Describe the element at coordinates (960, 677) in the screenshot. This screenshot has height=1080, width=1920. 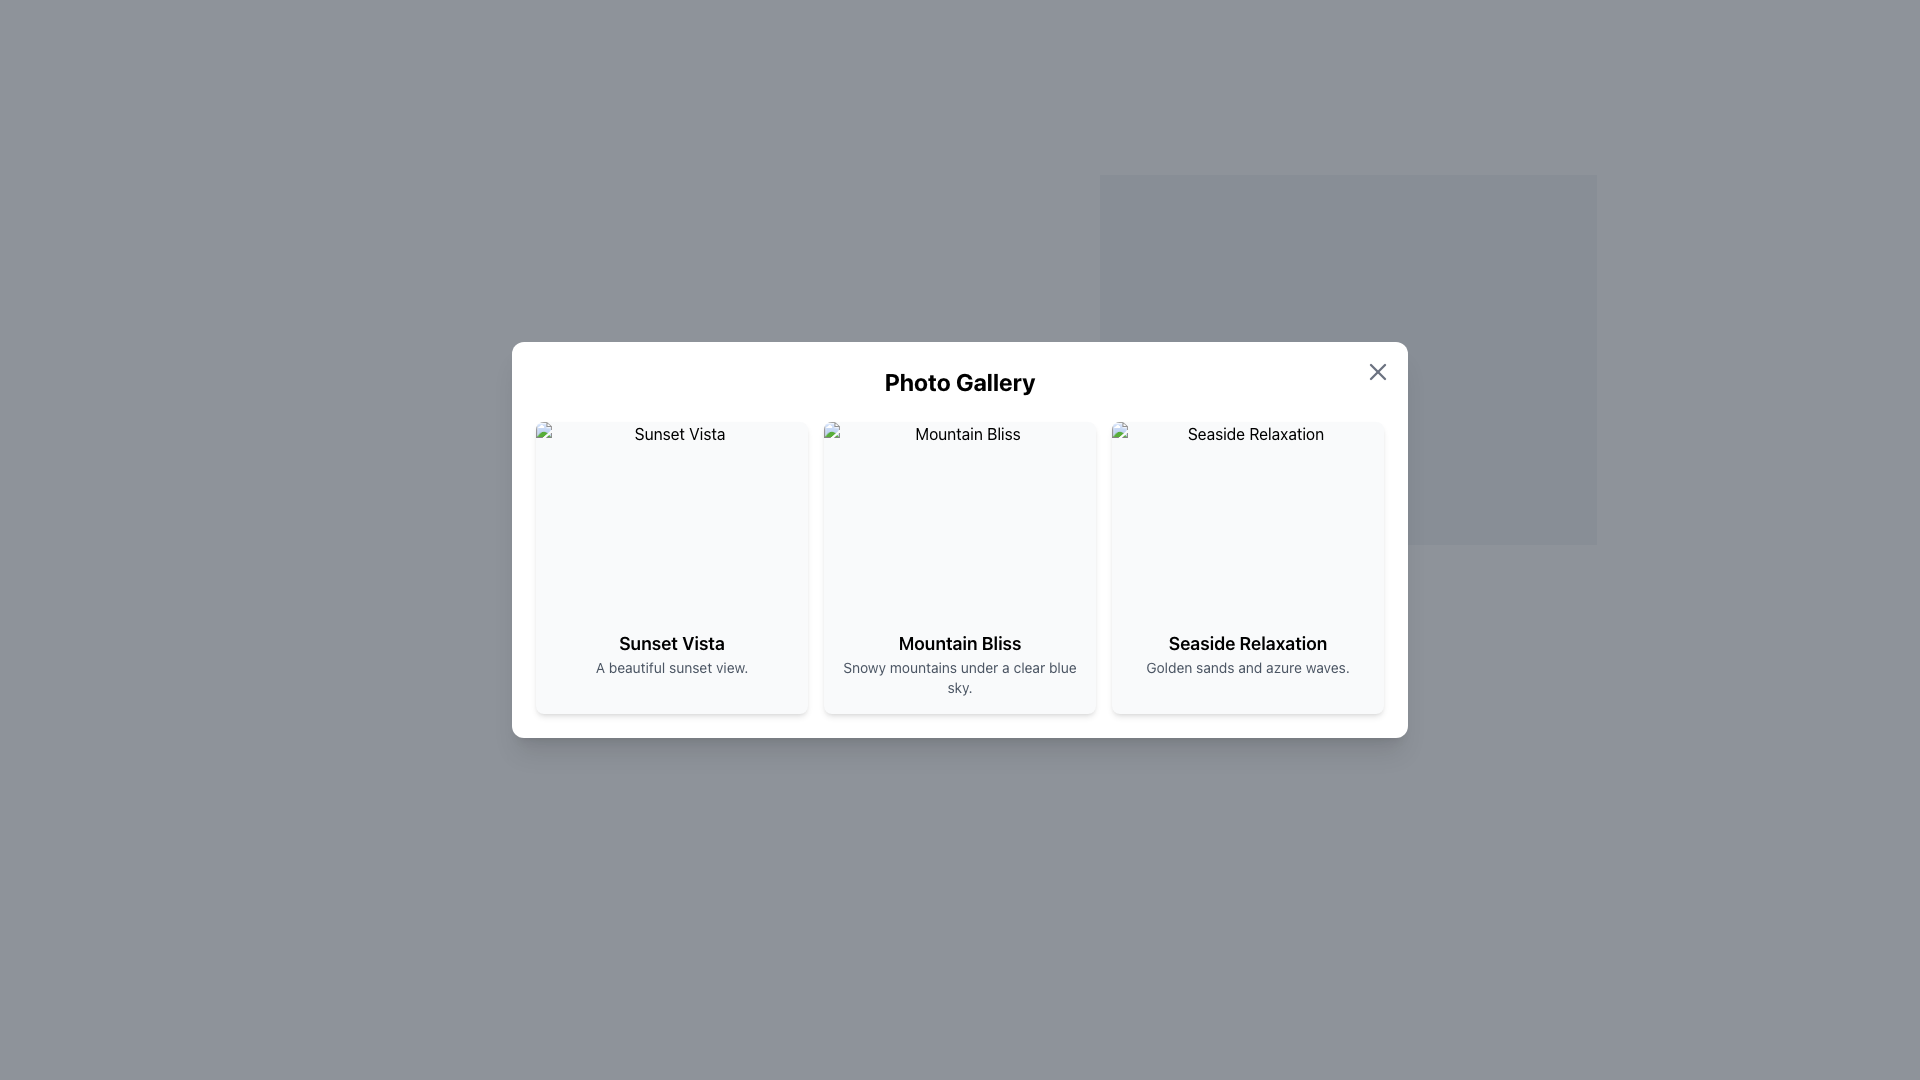
I see `the text label displaying 'Snowy mountains under a clear blue sky,' which is centrally located at the bottom of the middle card in a three-card layout` at that location.